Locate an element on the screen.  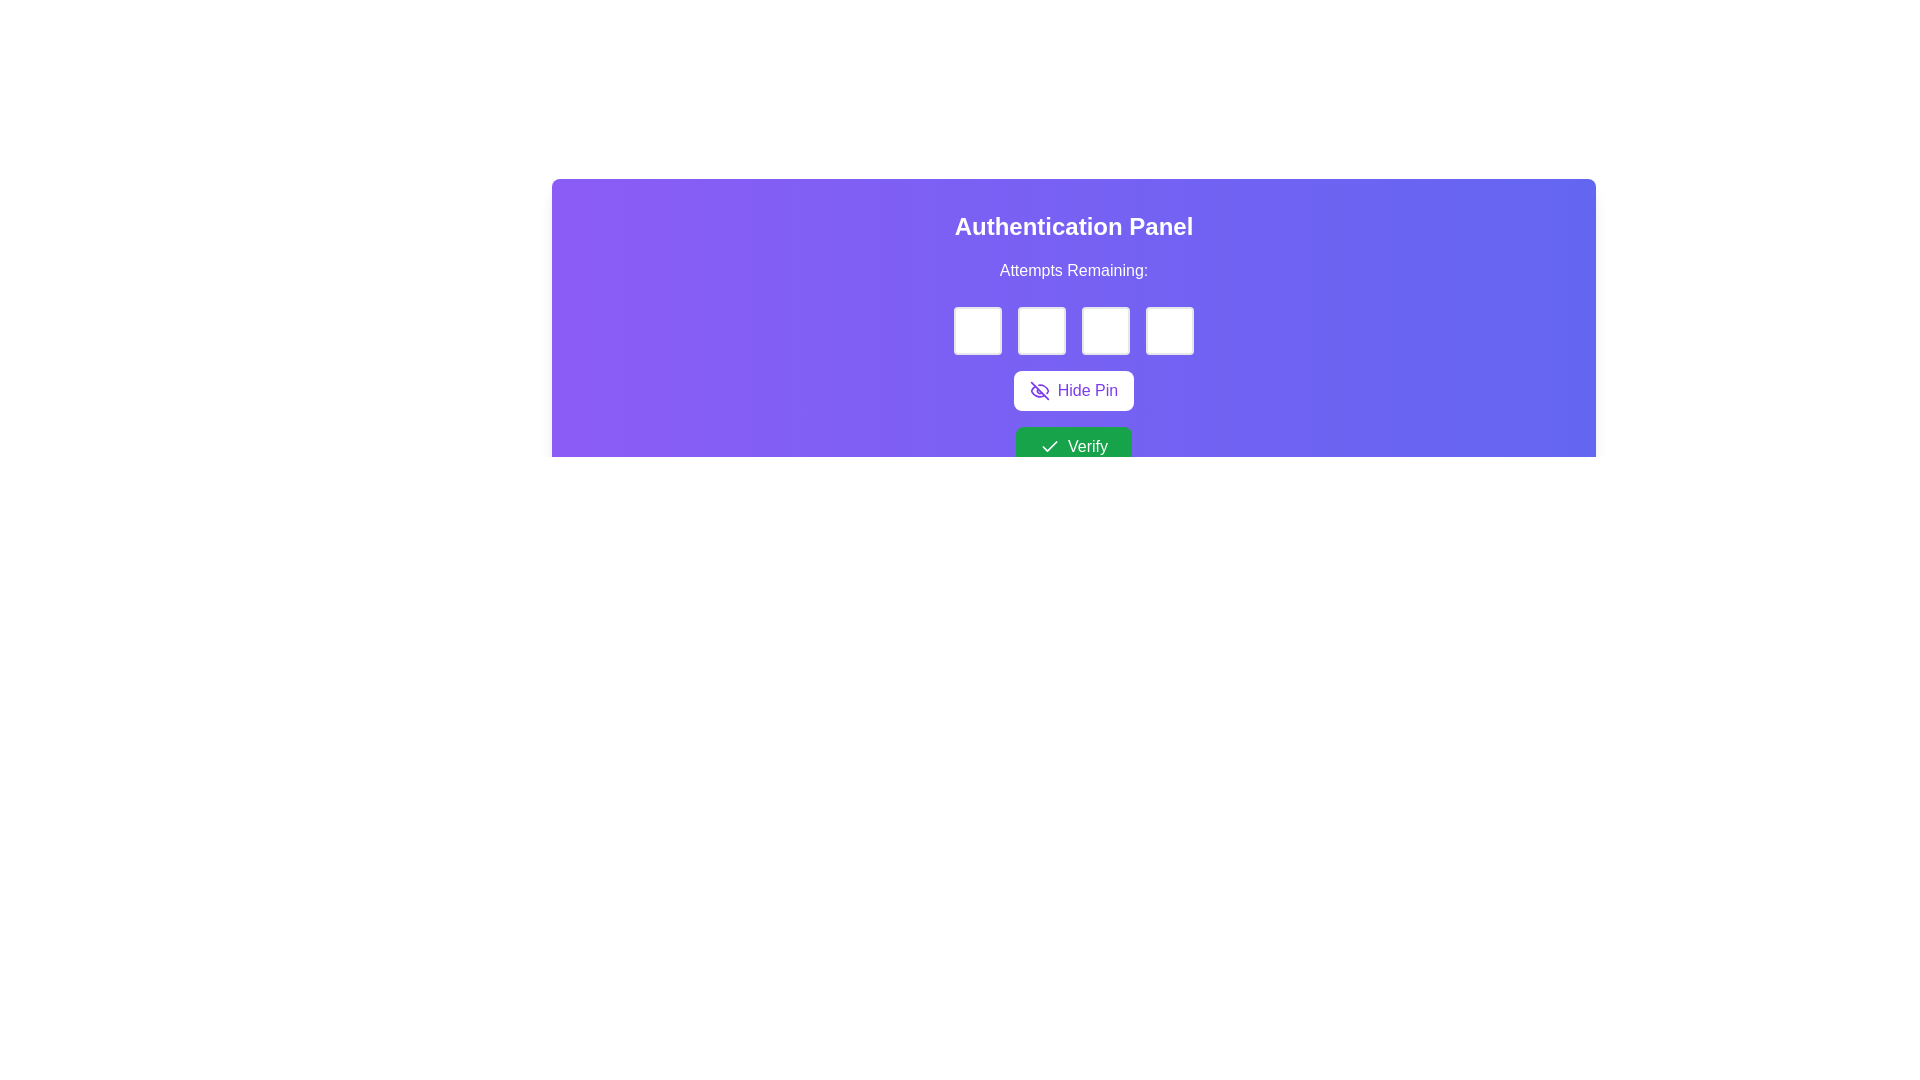
the checkmark icon that is part of the 'Verify' button, which is located towards the left side of the button and indicates success or completion is located at coordinates (1049, 446).